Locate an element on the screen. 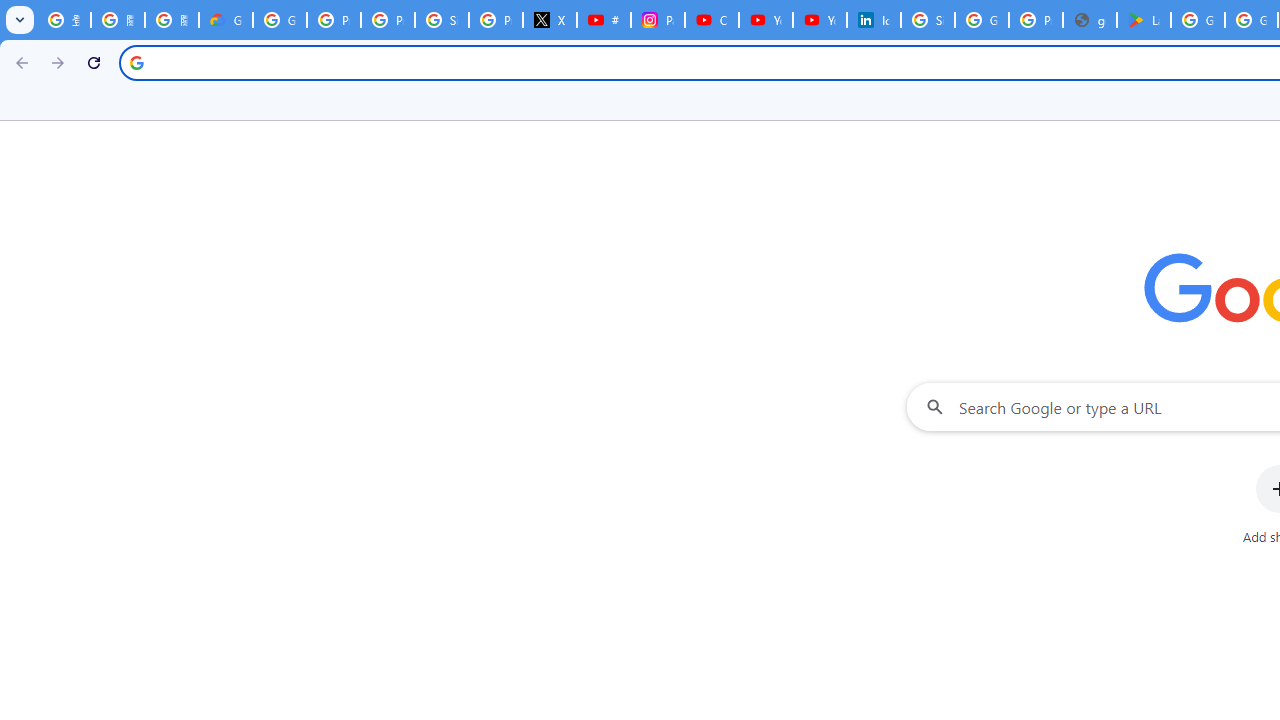 The image size is (1280, 720). 'YouTube Culture & Trends - YouTube Top 10, 2021' is located at coordinates (819, 20).